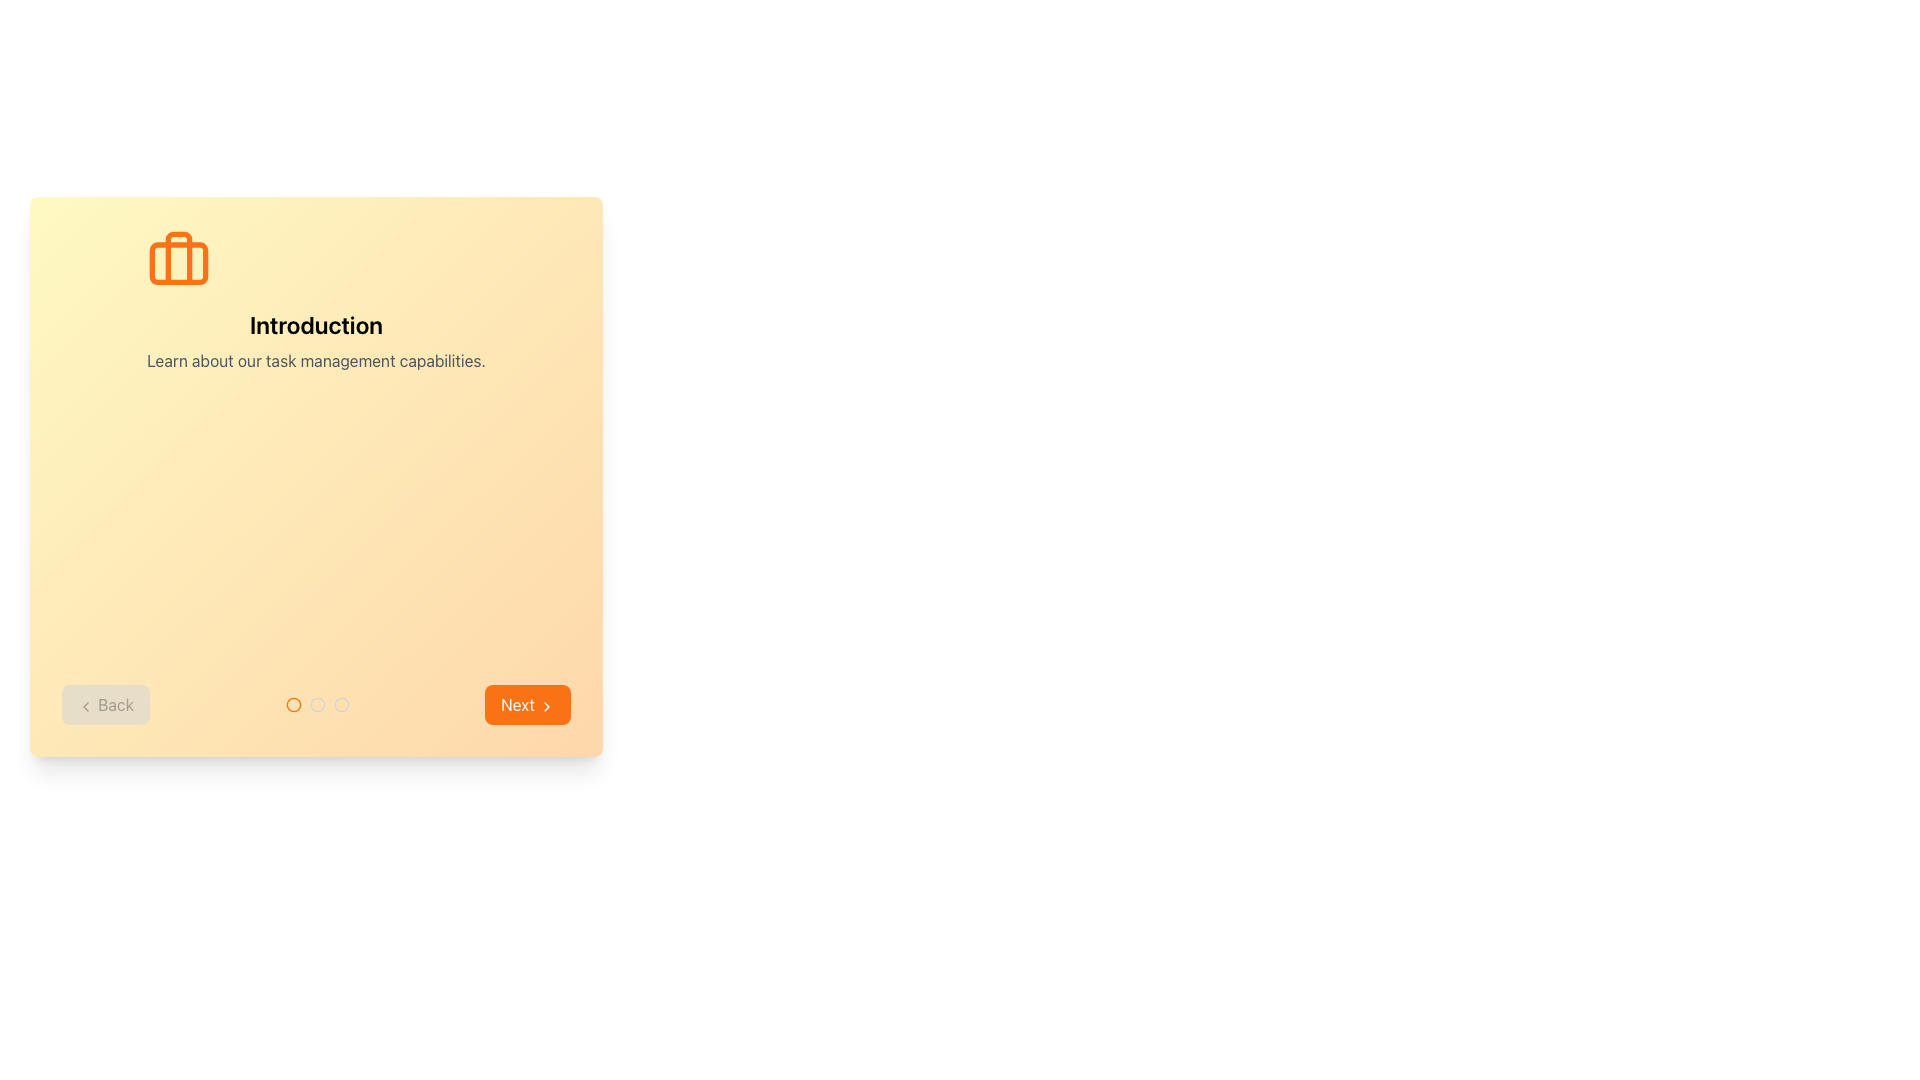 The height and width of the screenshot is (1080, 1920). Describe the element at coordinates (292, 704) in the screenshot. I see `the first circular navigation indicator located at the bottom center of the card` at that location.